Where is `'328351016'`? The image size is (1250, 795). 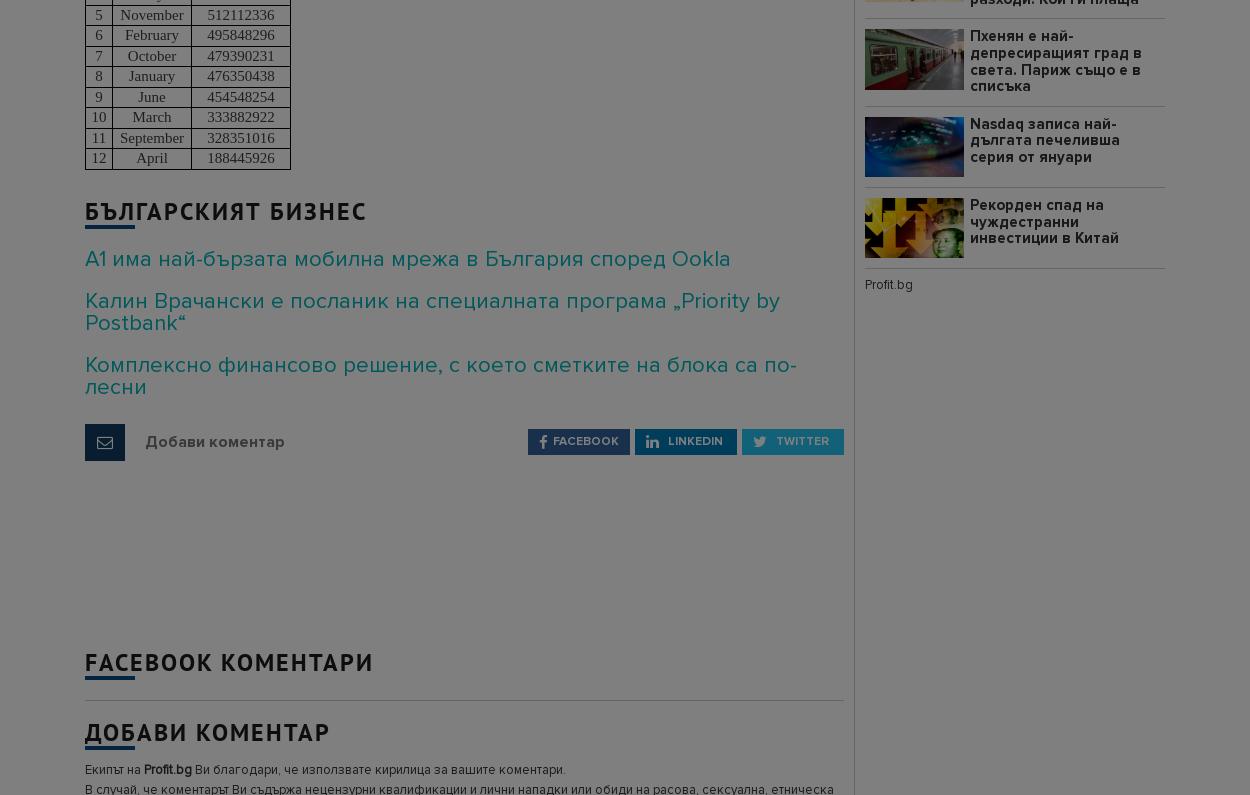 '328351016' is located at coordinates (239, 136).